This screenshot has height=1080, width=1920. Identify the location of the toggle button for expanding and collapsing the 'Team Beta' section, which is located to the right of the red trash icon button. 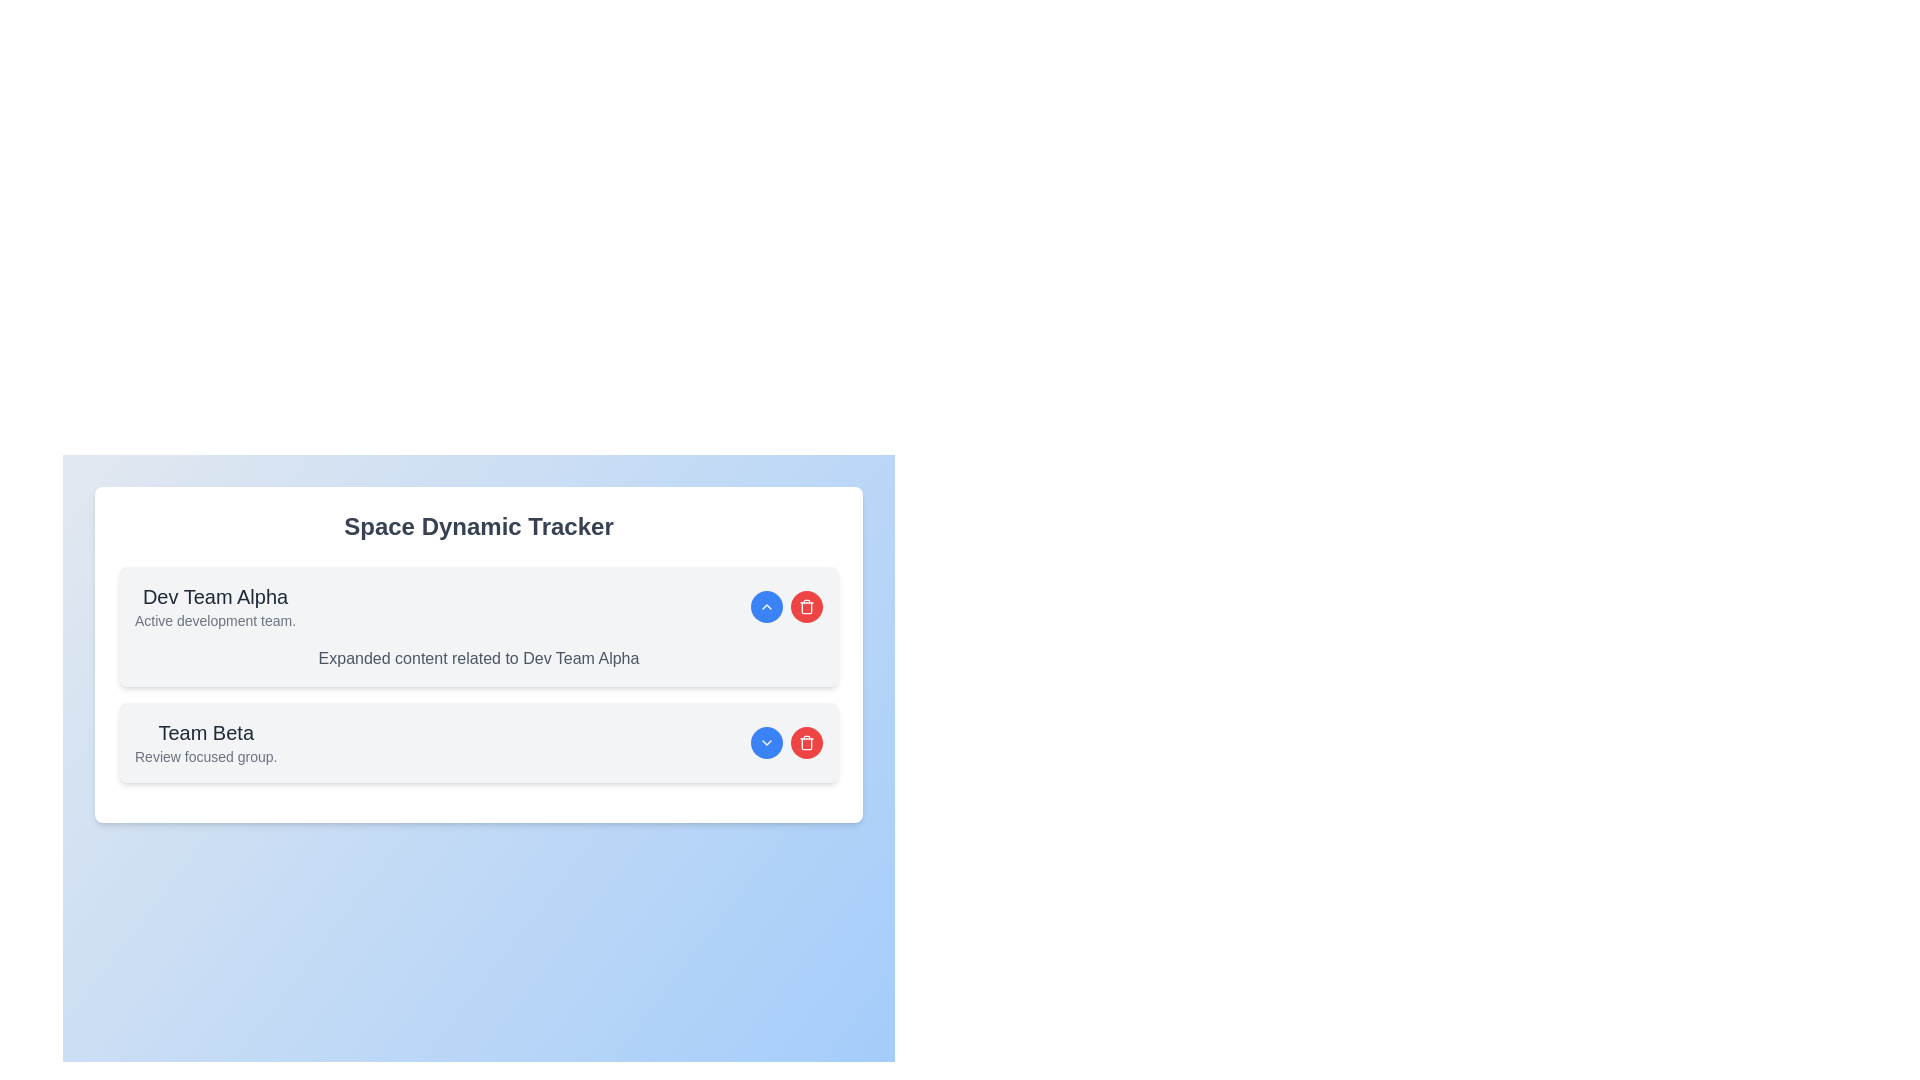
(766, 743).